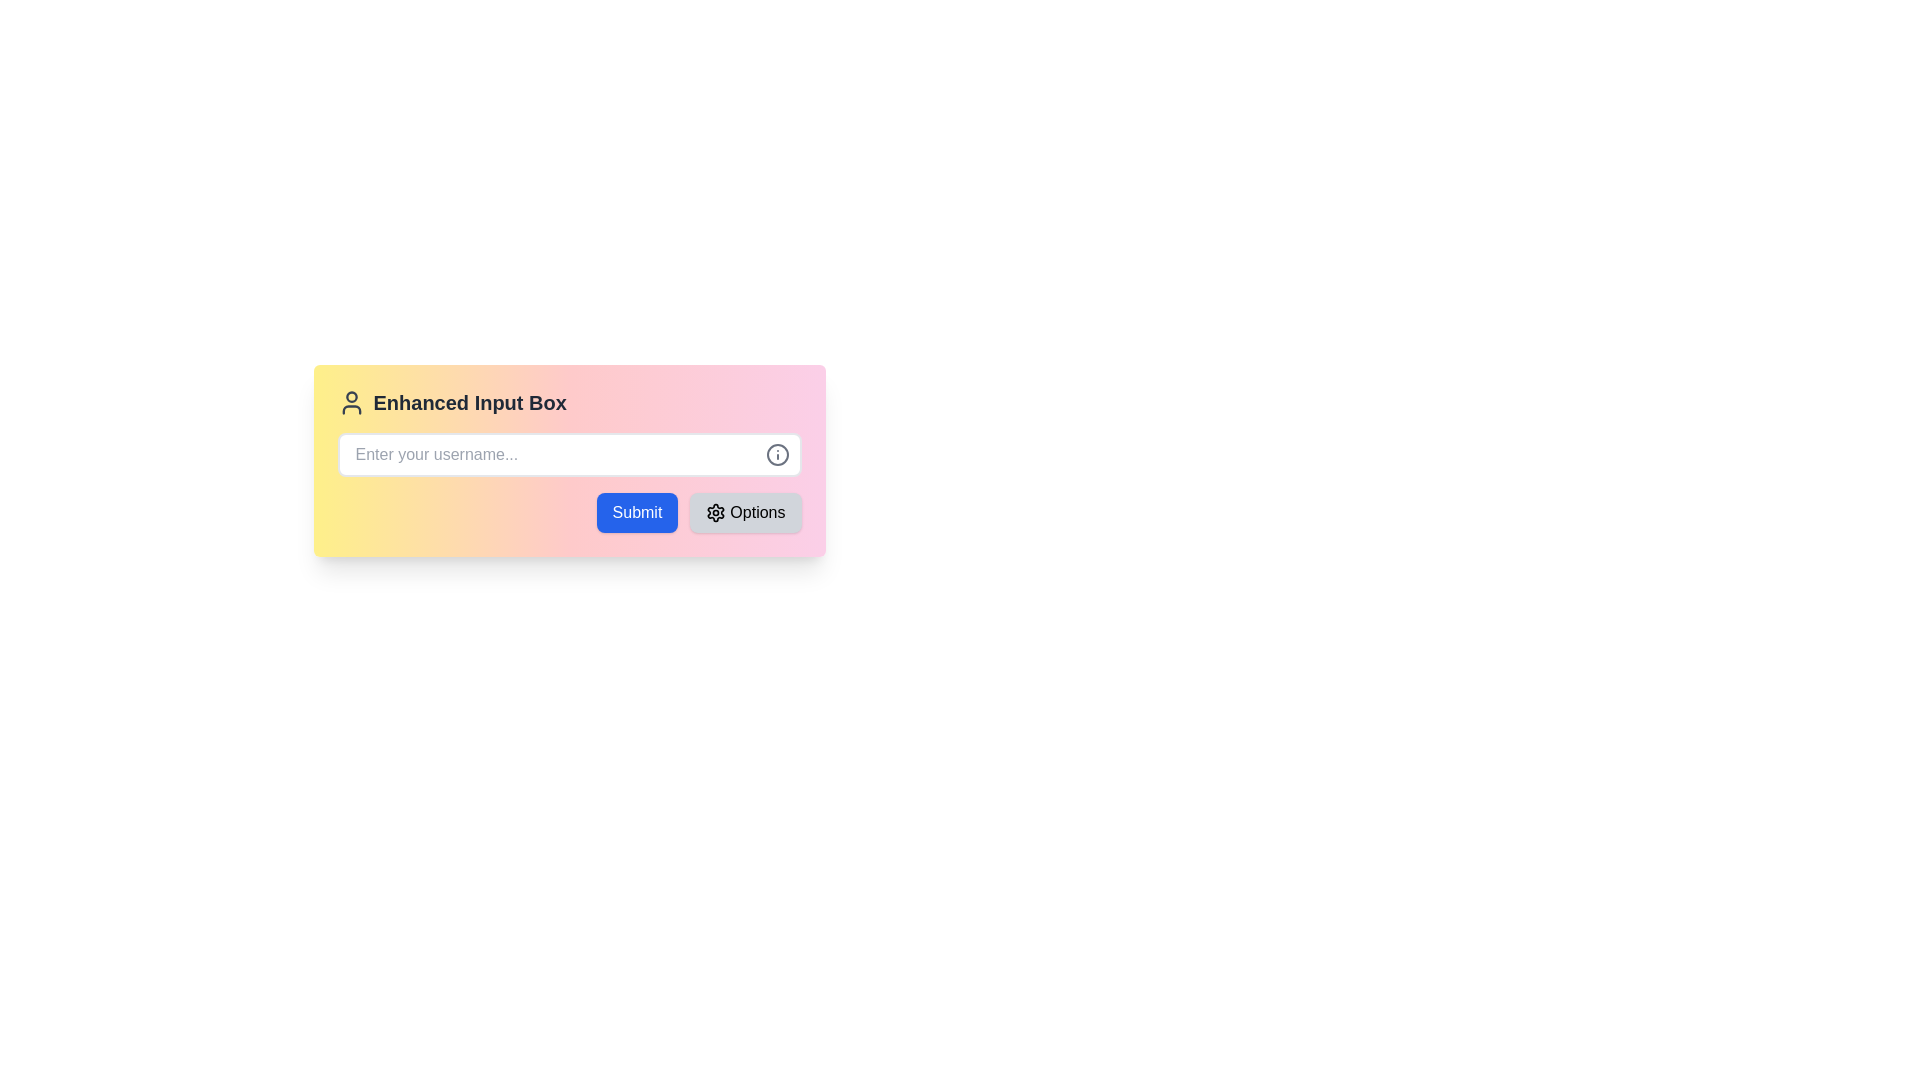 Image resolution: width=1920 pixels, height=1080 pixels. Describe the element at coordinates (636, 512) in the screenshot. I see `the submit button located to the left of the 'Options' button in the 'Enhanced Input Box' section` at that location.